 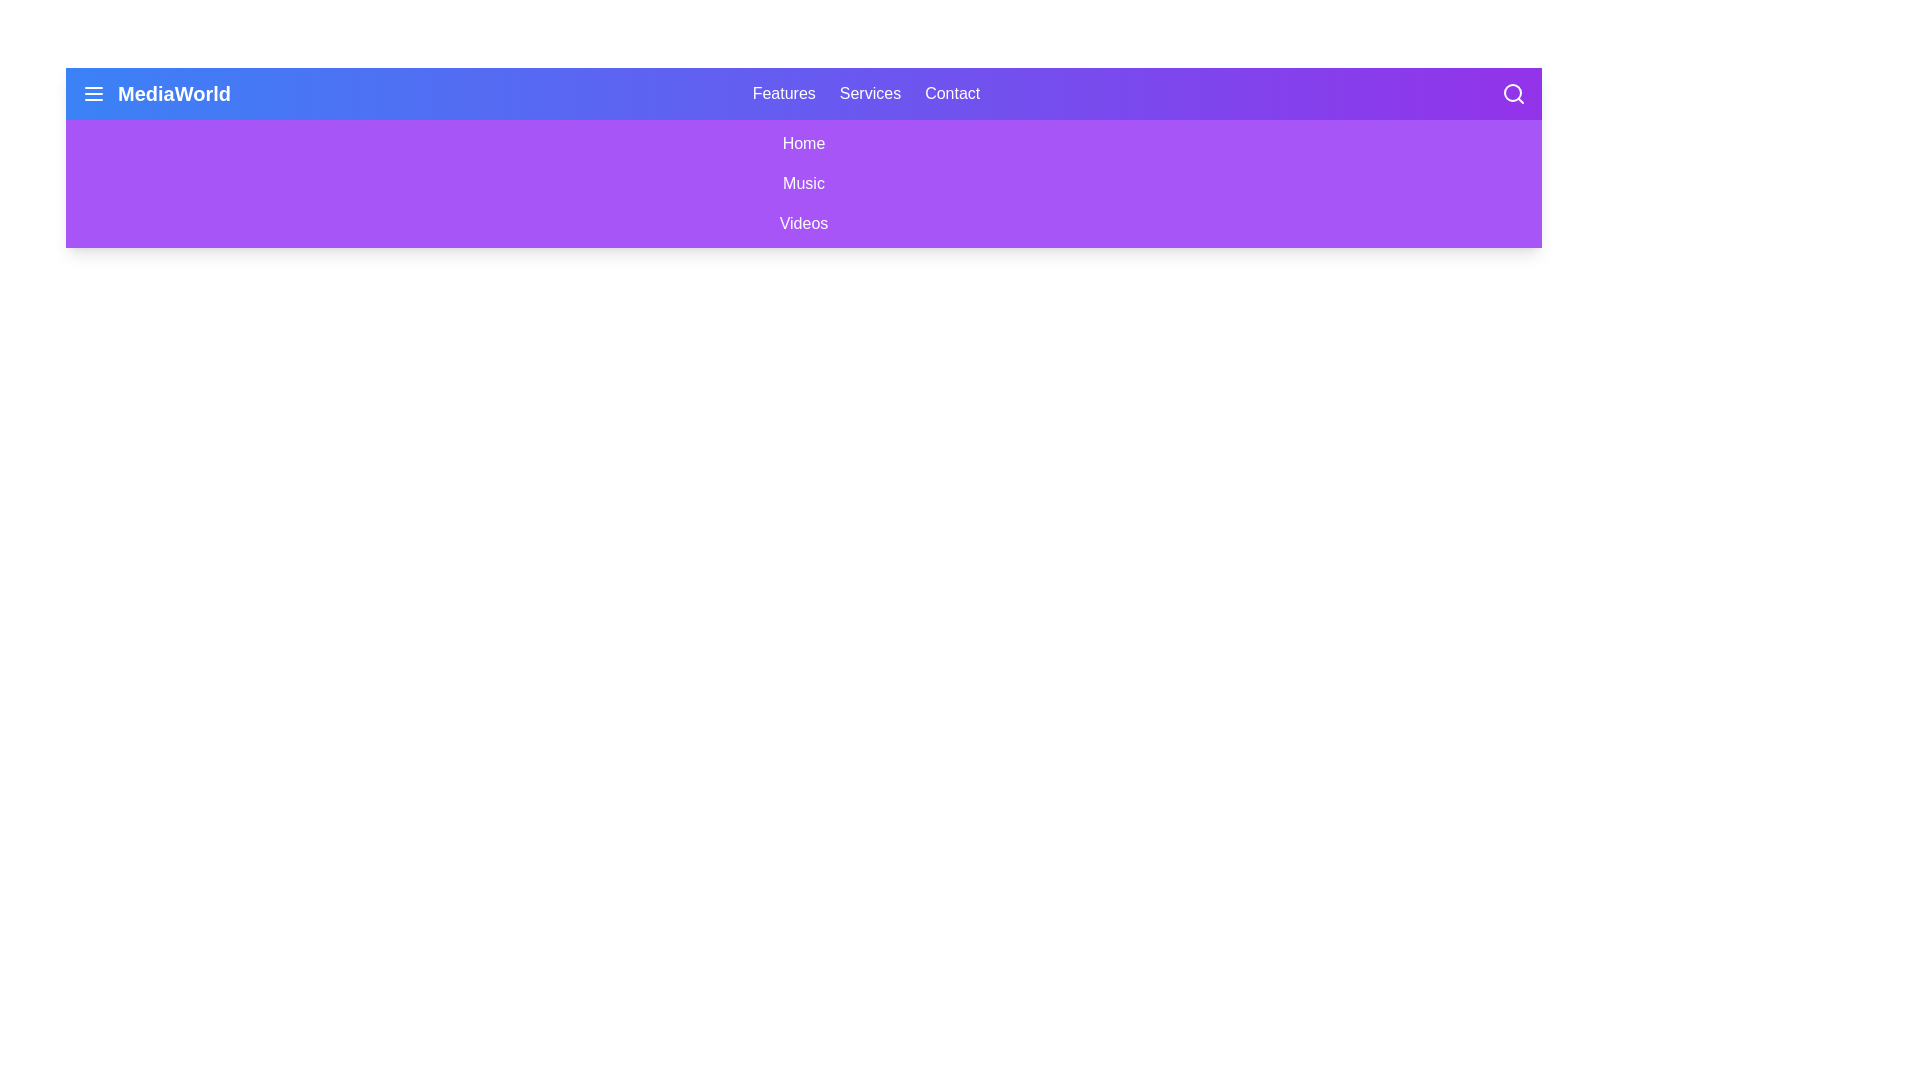 What do you see at coordinates (804, 93) in the screenshot?
I see `the Navigation bar at the top of the interface` at bounding box center [804, 93].